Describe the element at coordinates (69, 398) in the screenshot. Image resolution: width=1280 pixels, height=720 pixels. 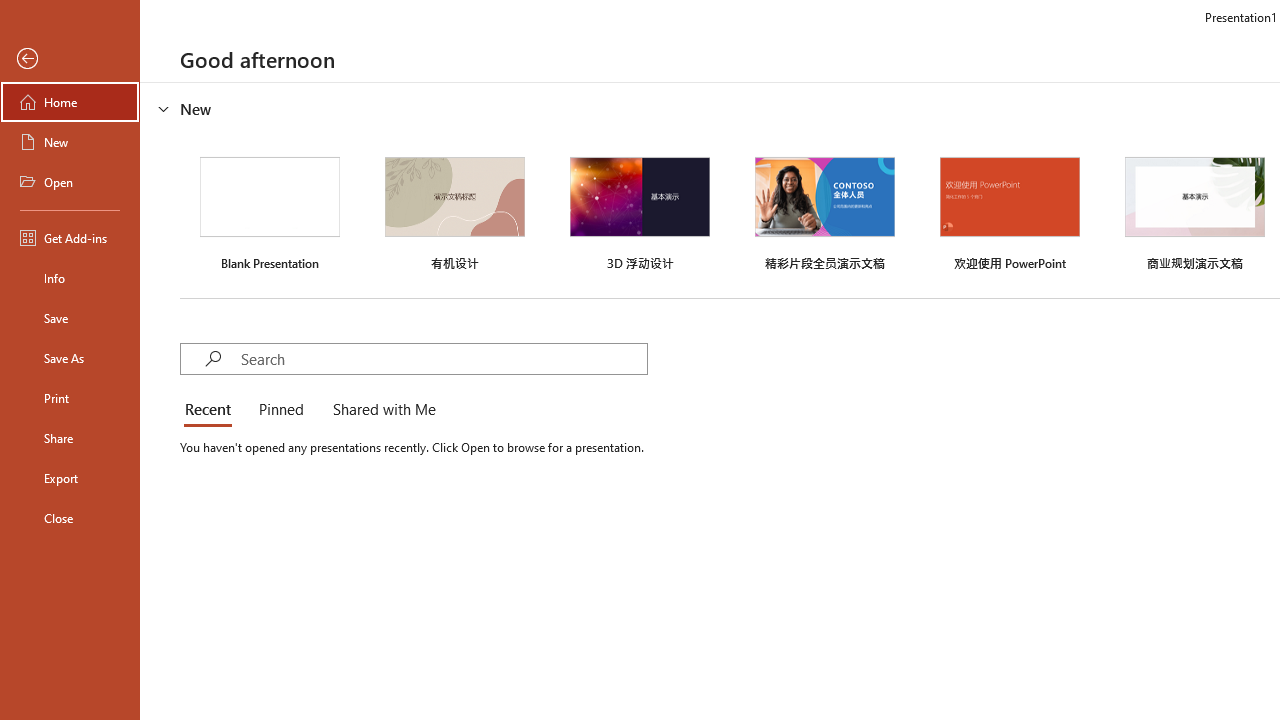
I see `'Print'` at that location.